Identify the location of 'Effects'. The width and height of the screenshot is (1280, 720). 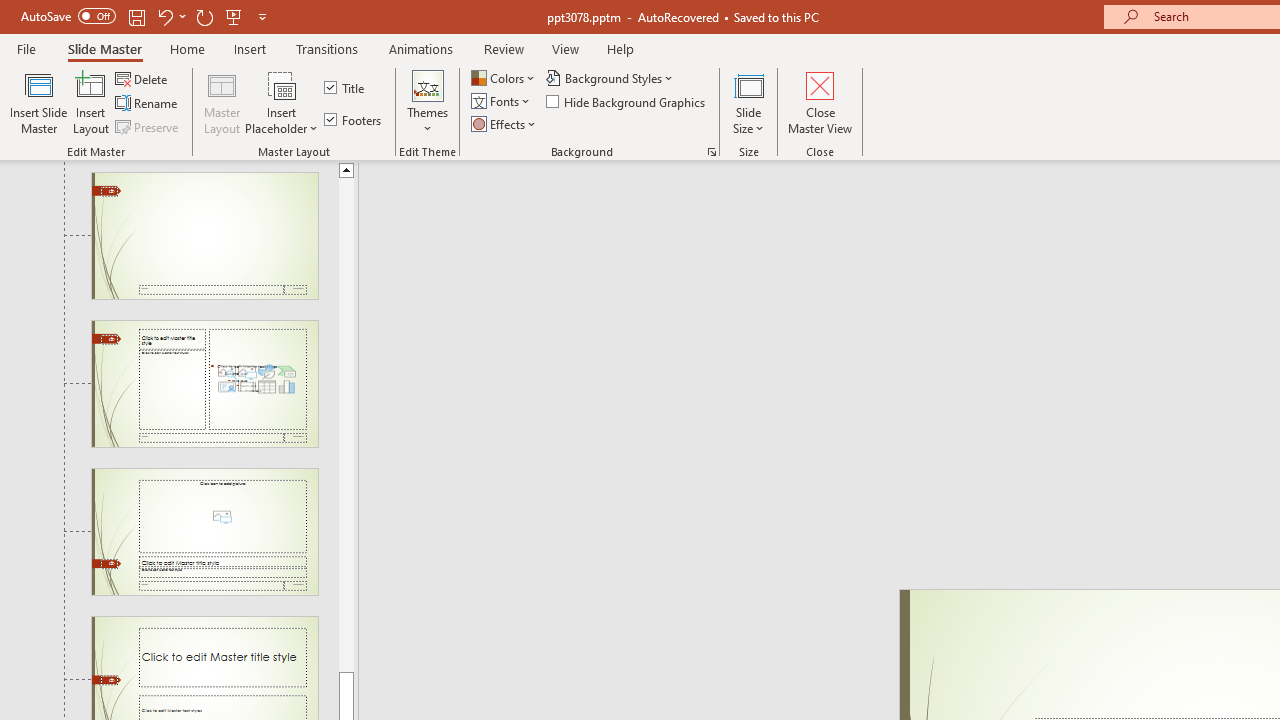
(505, 124).